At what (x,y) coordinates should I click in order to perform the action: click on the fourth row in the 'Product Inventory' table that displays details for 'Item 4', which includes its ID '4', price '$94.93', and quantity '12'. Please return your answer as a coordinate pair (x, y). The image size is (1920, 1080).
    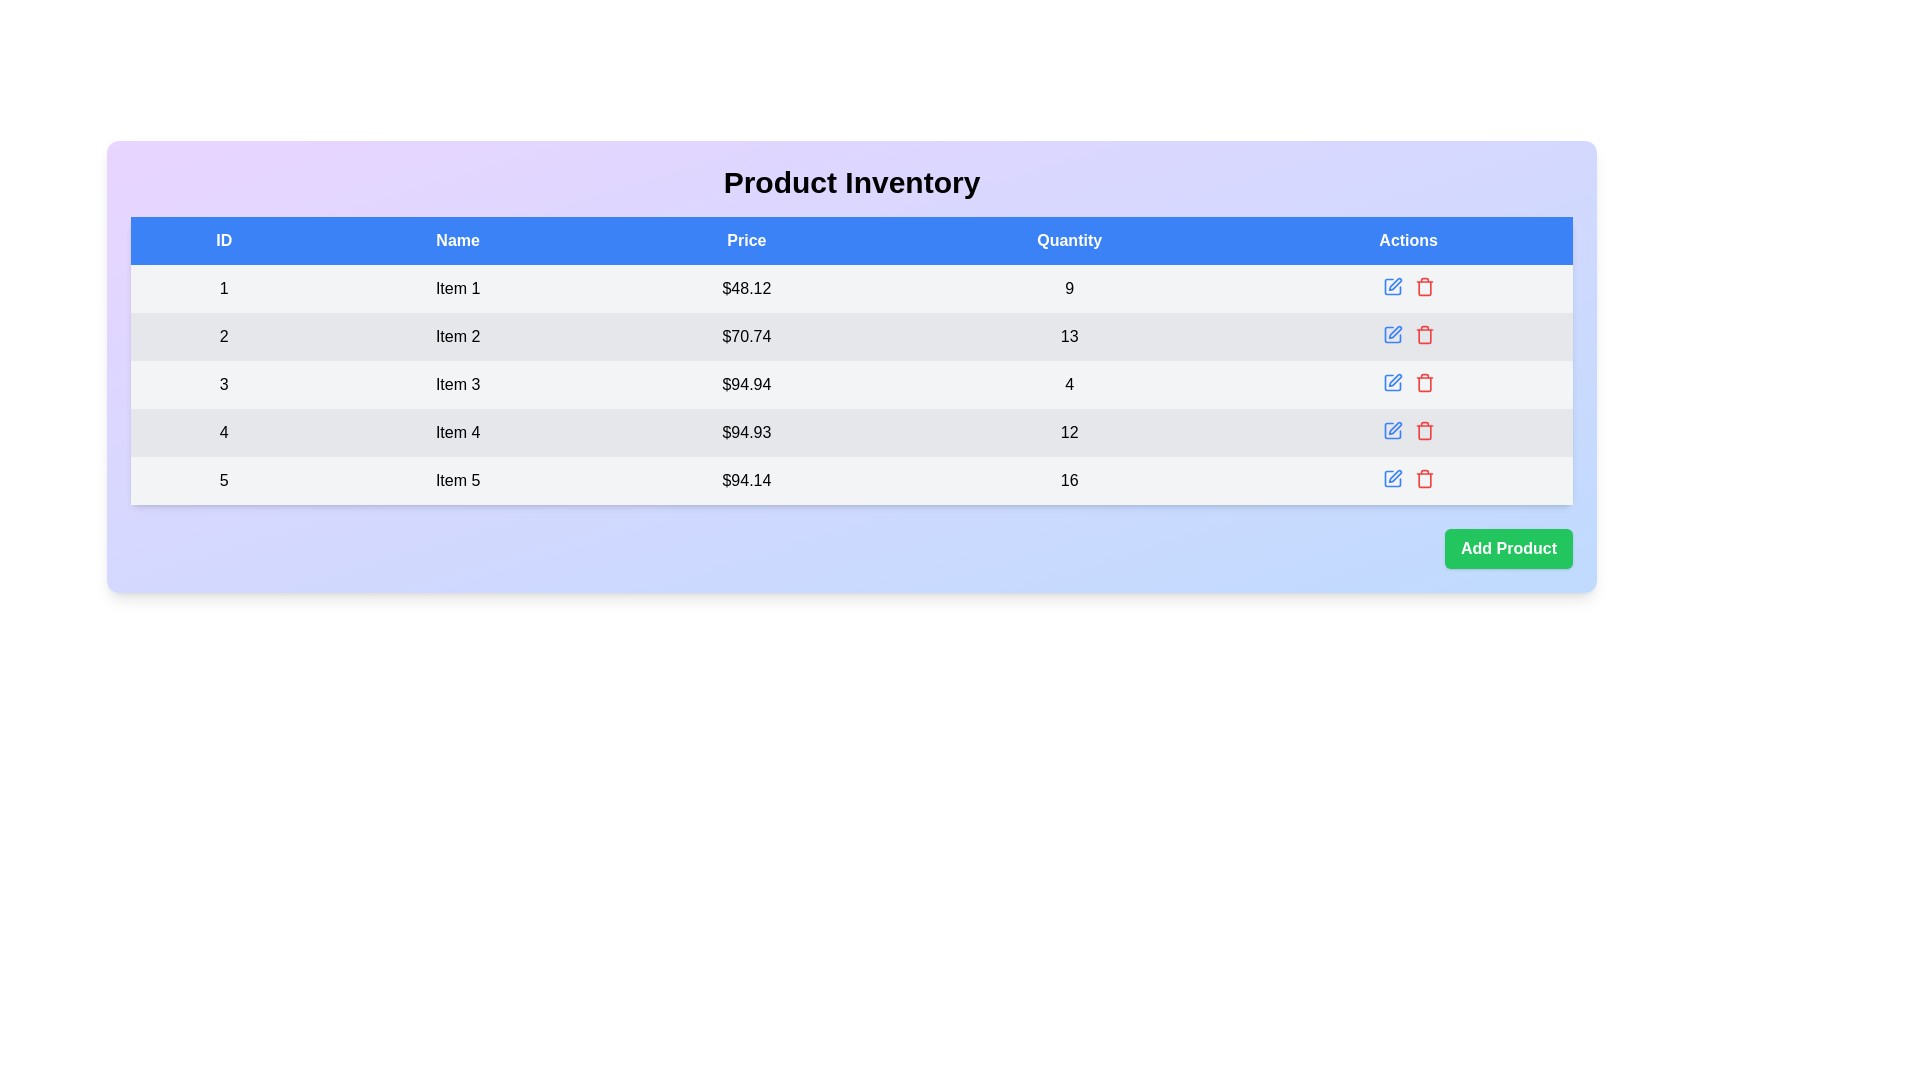
    Looking at the image, I should click on (851, 431).